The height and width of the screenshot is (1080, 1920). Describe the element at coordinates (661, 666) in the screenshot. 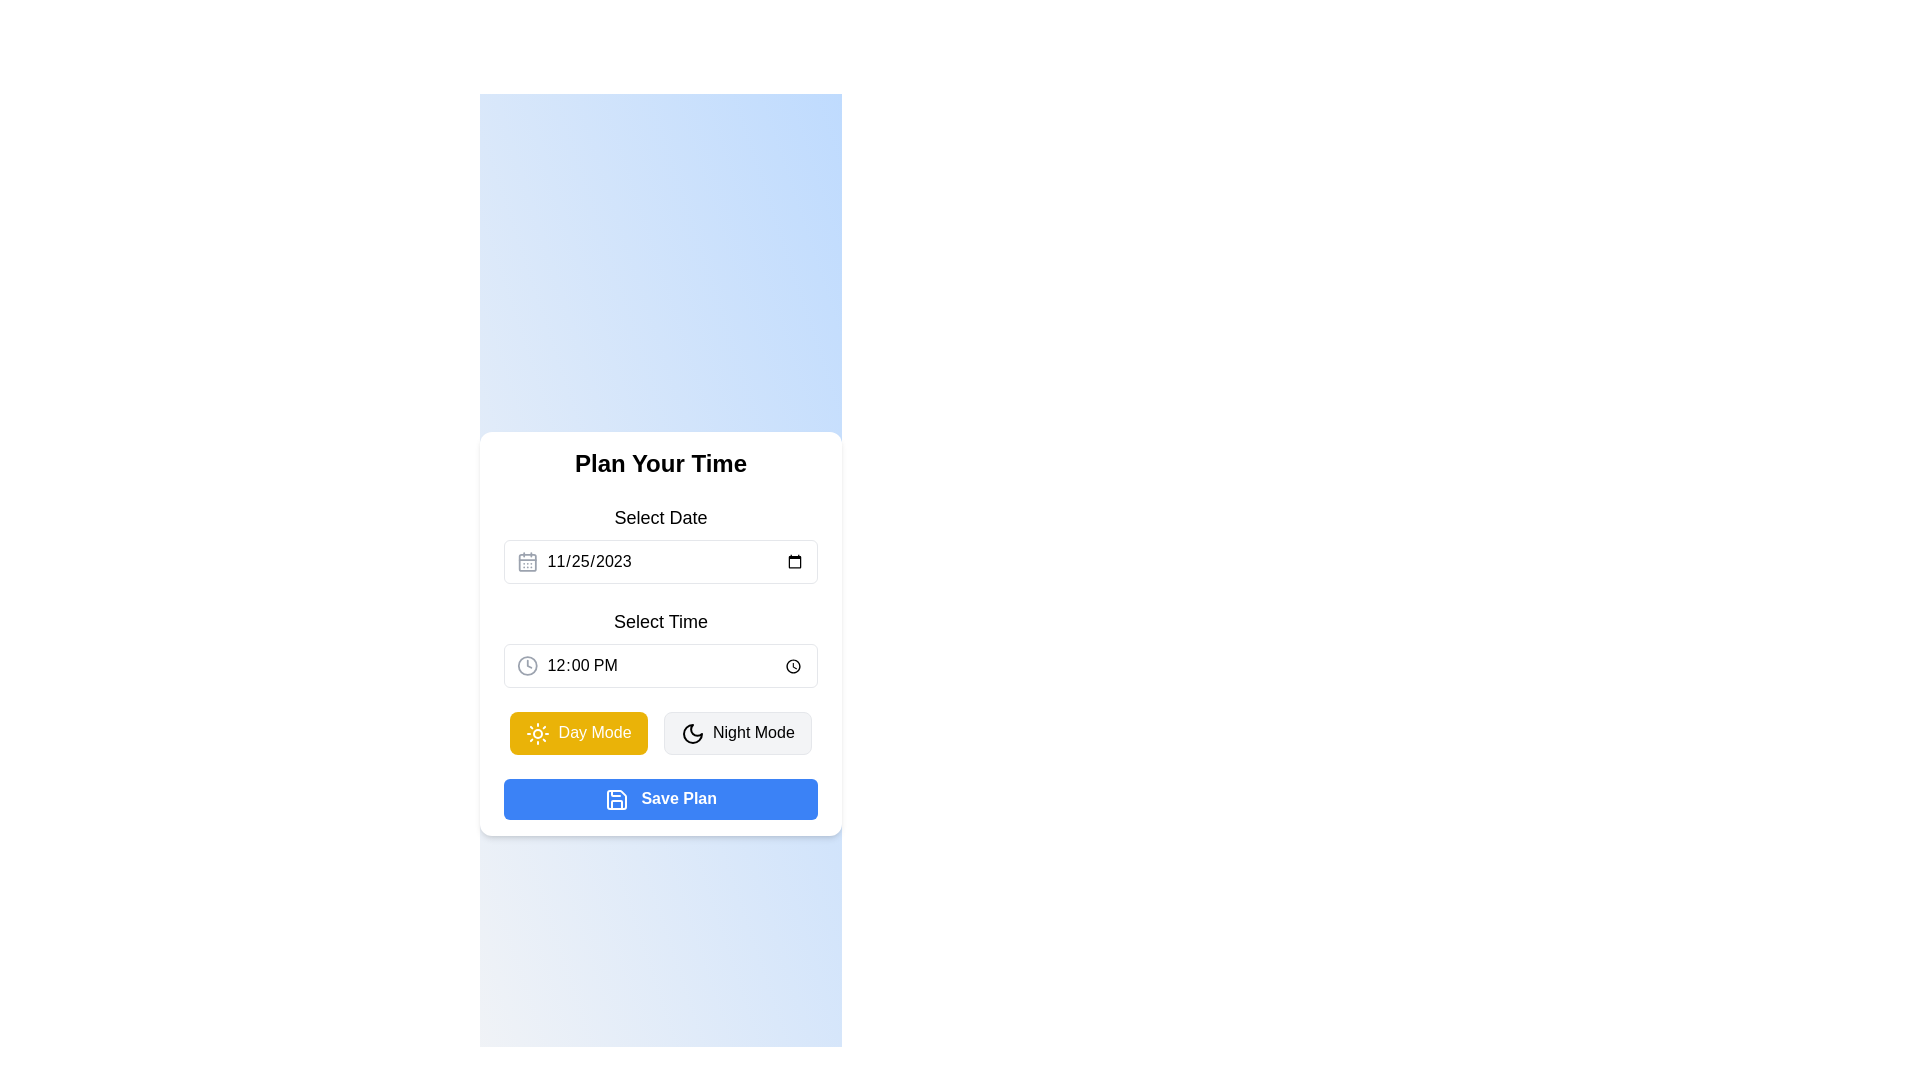

I see `the Interactive time selector field located in the 'Select Time' section beneath the 'Select Date' input field` at that location.